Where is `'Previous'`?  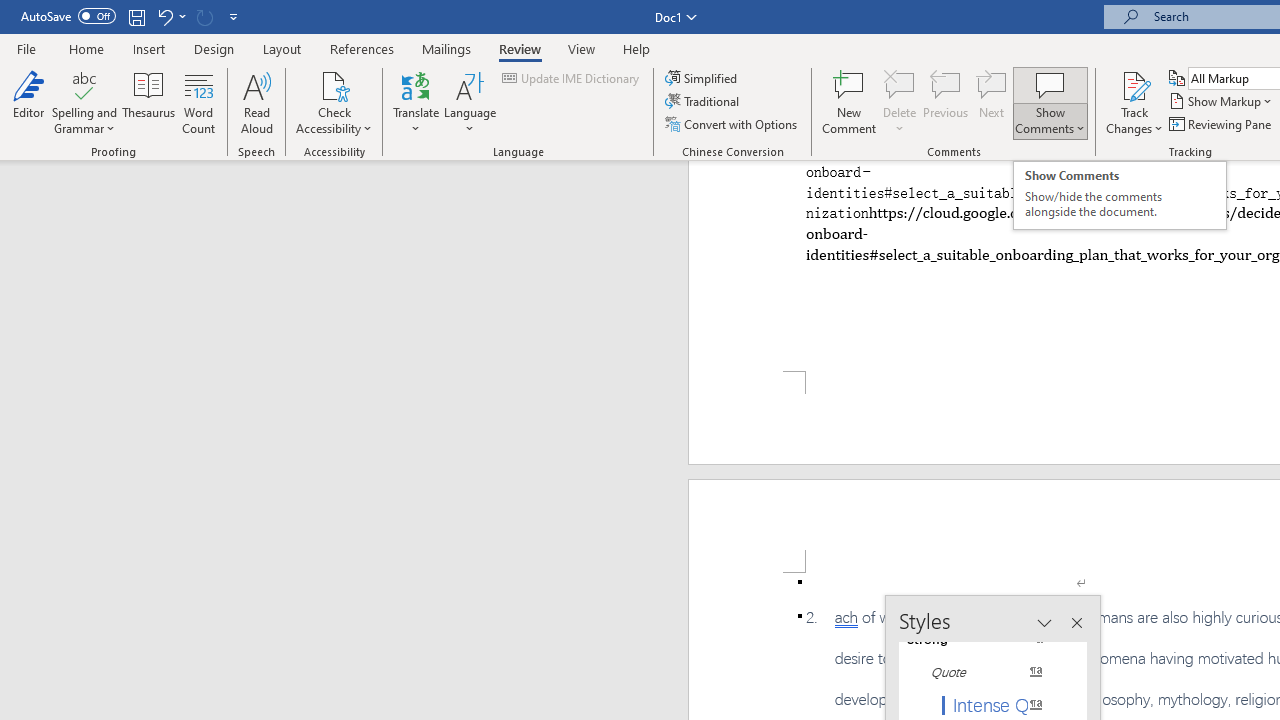 'Previous' is located at coordinates (945, 103).